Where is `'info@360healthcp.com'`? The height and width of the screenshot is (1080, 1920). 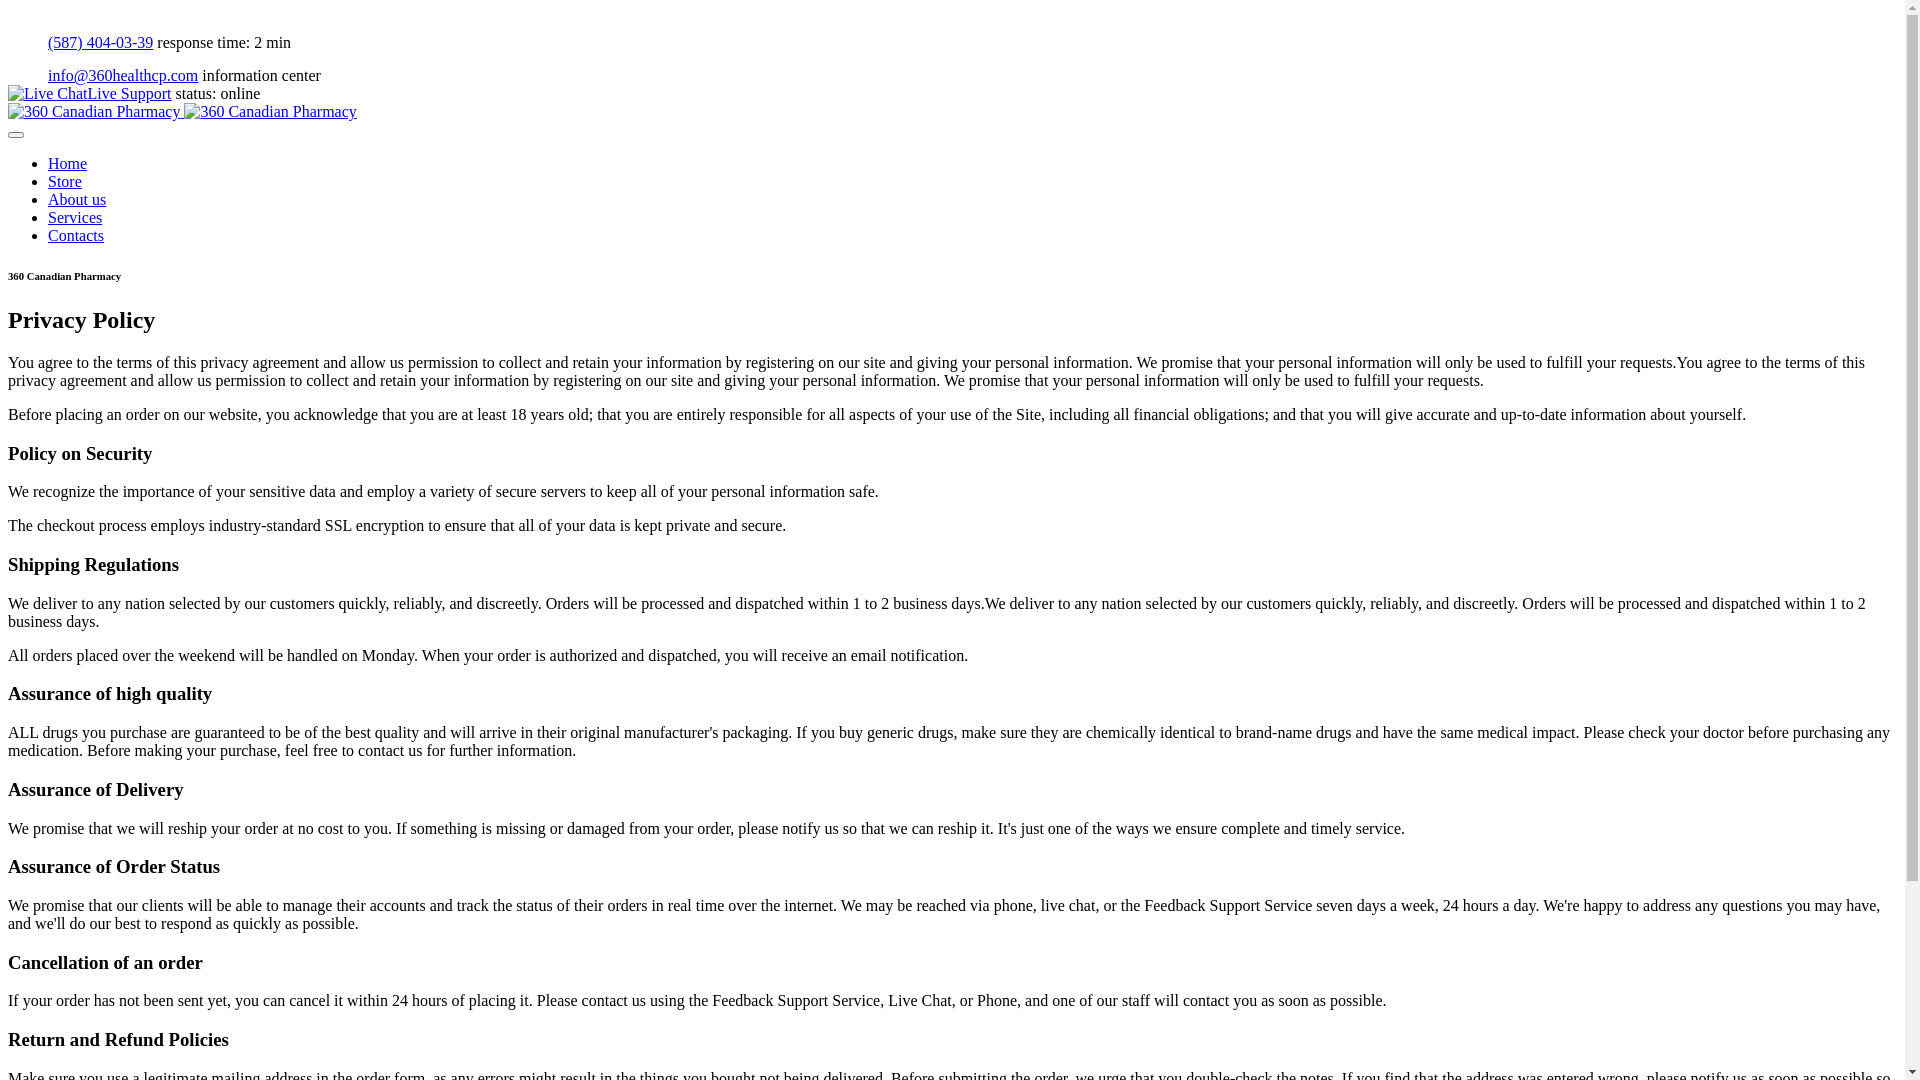
'info@360healthcp.com' is located at coordinates (101, 74).